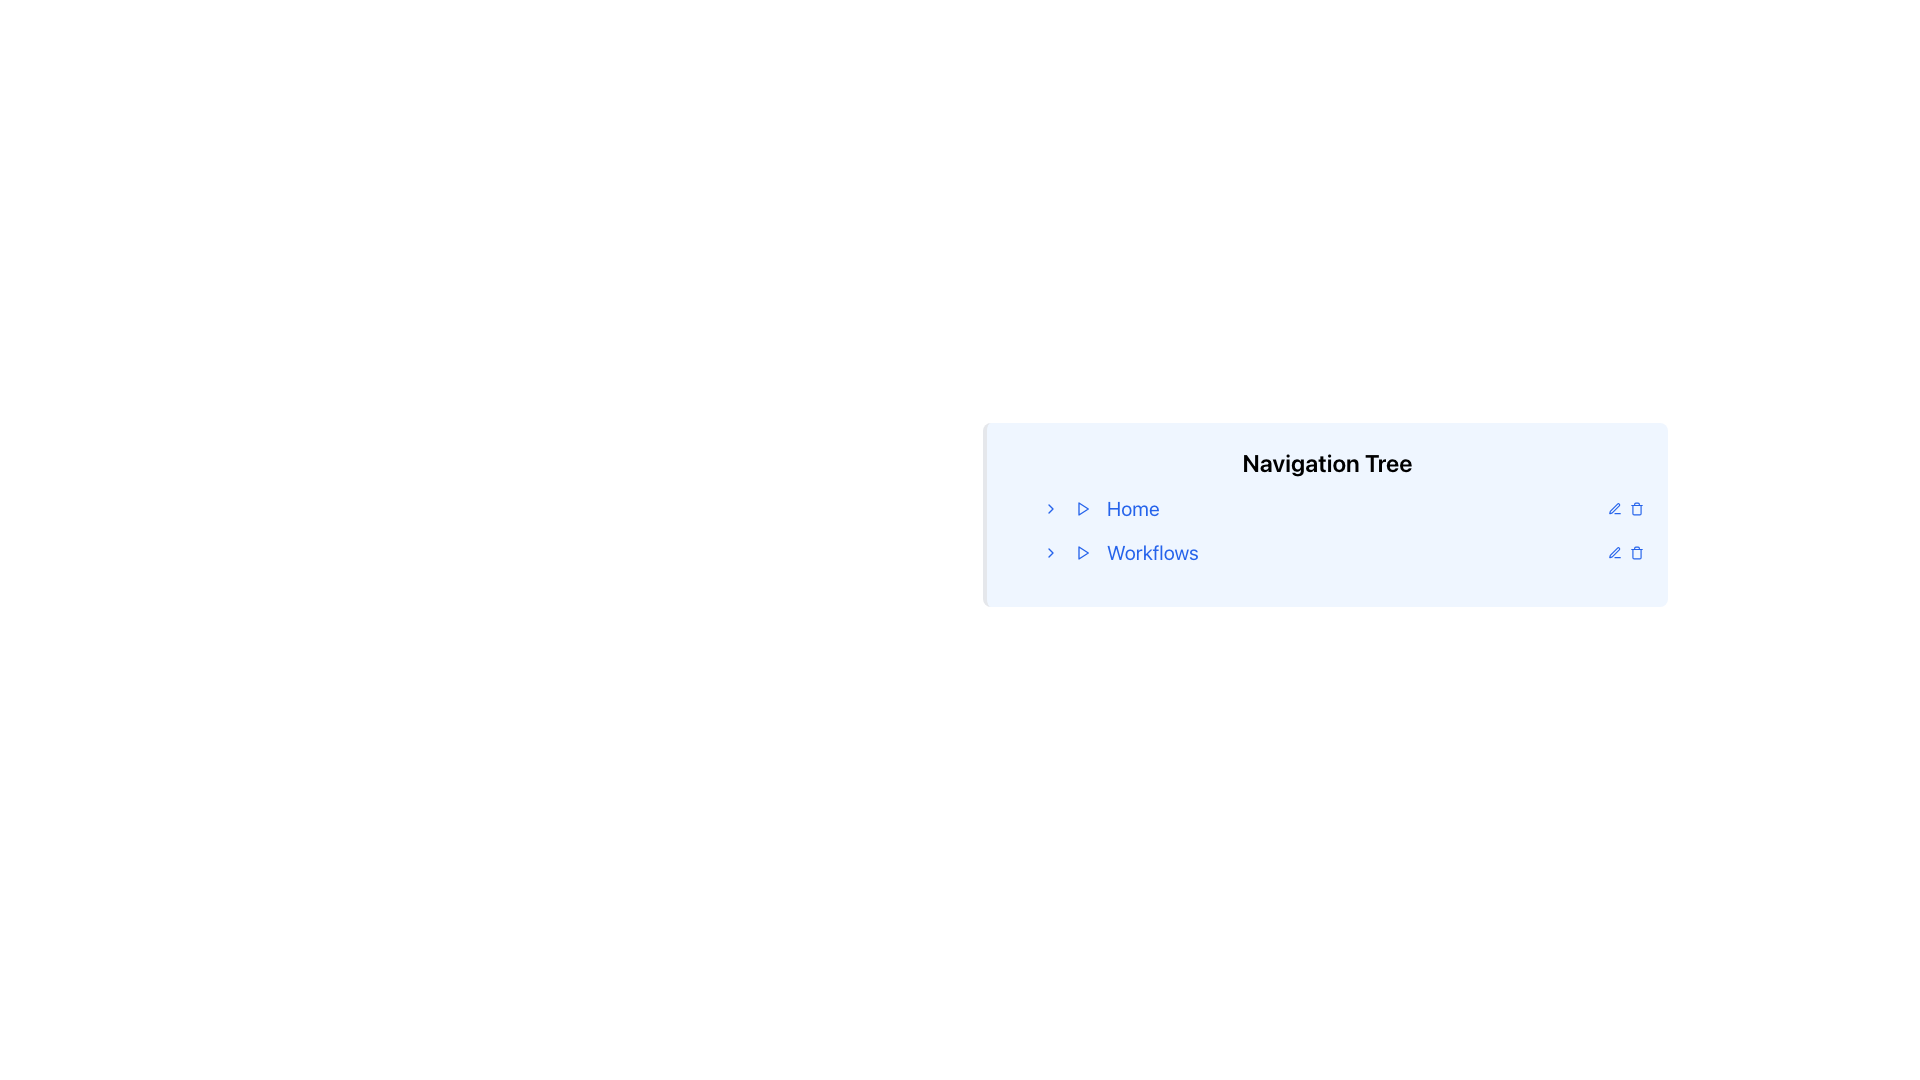  Describe the element at coordinates (1082, 552) in the screenshot. I see `the interactive icon in the navigation tree under the 'Workflows' section` at that location.